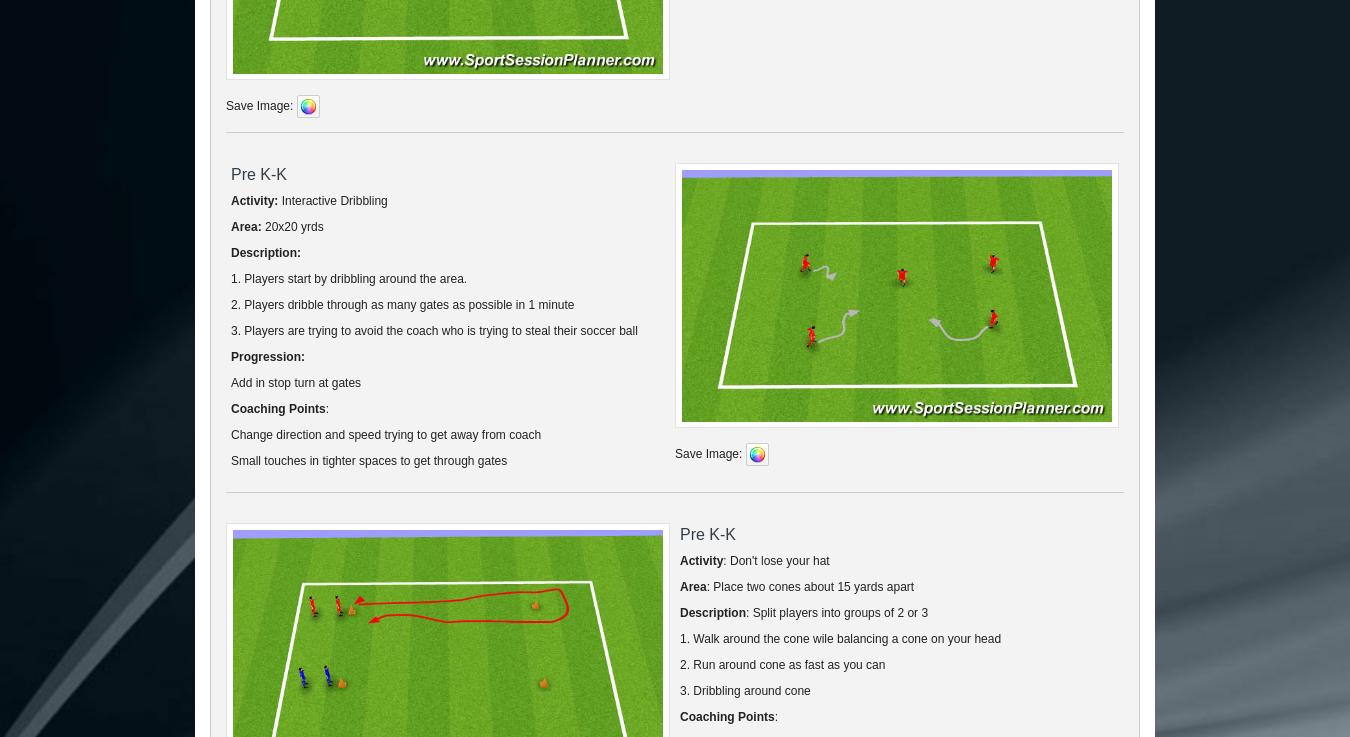  What do you see at coordinates (246, 226) in the screenshot?
I see `'Area:'` at bounding box center [246, 226].